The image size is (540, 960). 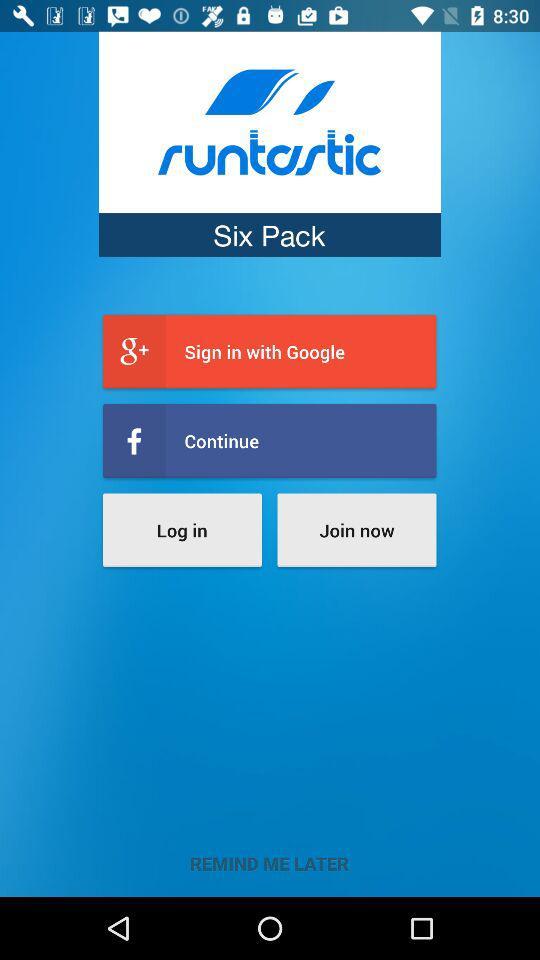 What do you see at coordinates (269, 441) in the screenshot?
I see `item above the log in icon` at bounding box center [269, 441].